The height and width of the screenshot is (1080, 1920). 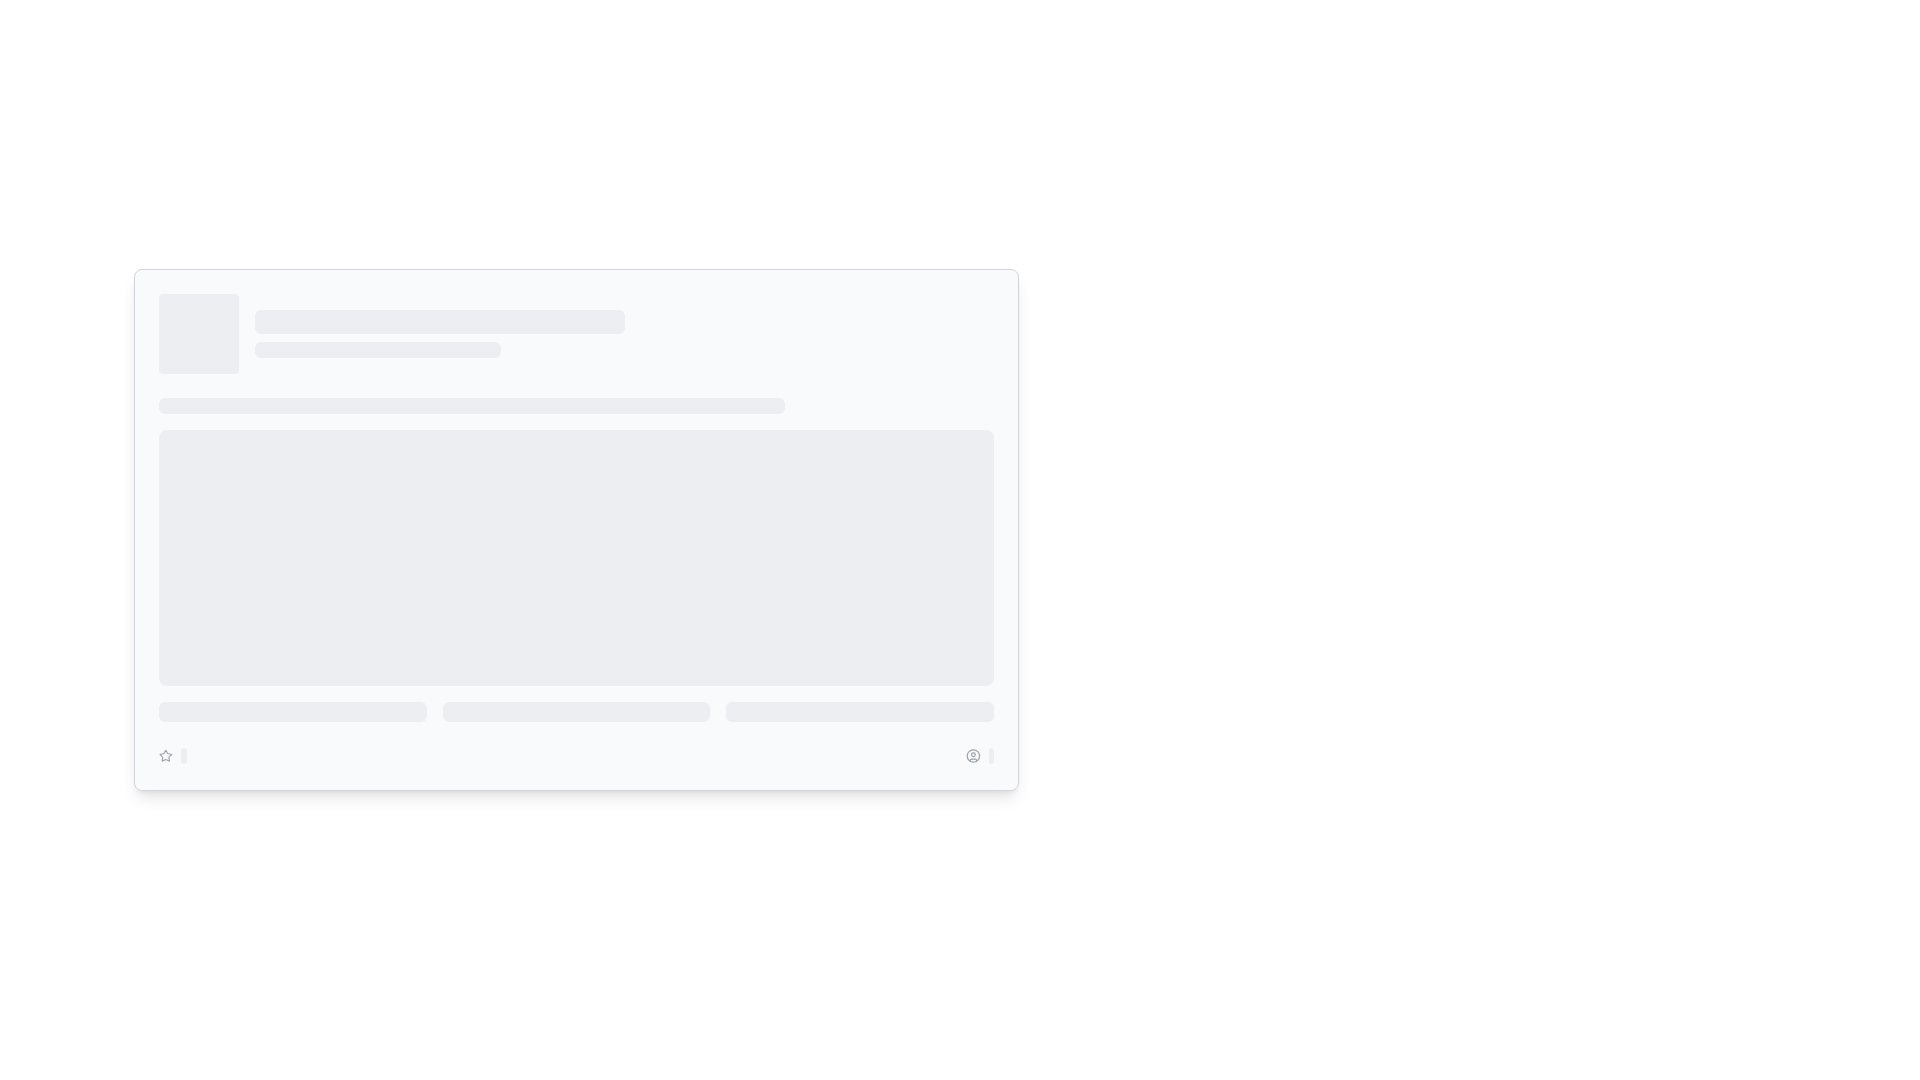 I want to click on the Skeleton loader bar, which is a light gray rounded rectangle indicating a loading state and positioned below a longer placeholder bar, so click(x=378, y=349).